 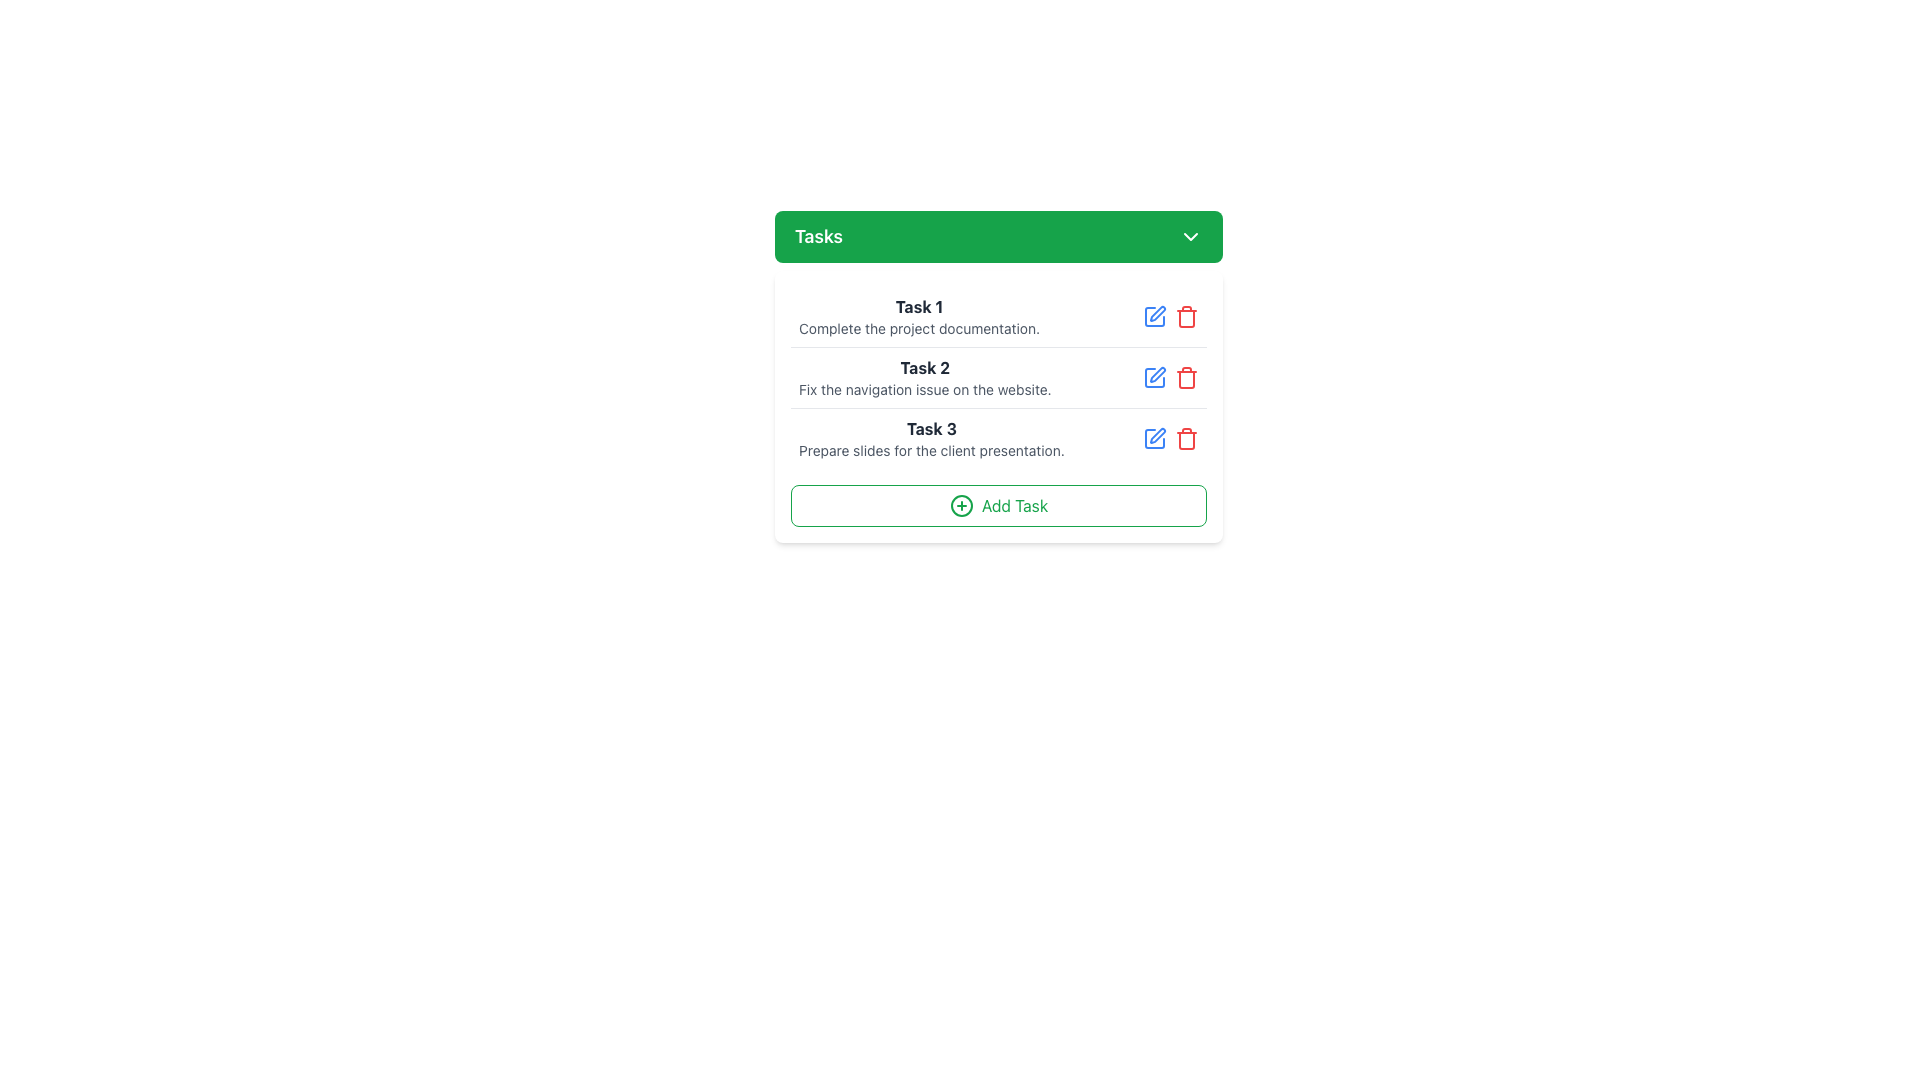 What do you see at coordinates (930, 427) in the screenshot?
I see `the bold dark gray text label reading 'Task 3', which is the title of the third task in the list` at bounding box center [930, 427].